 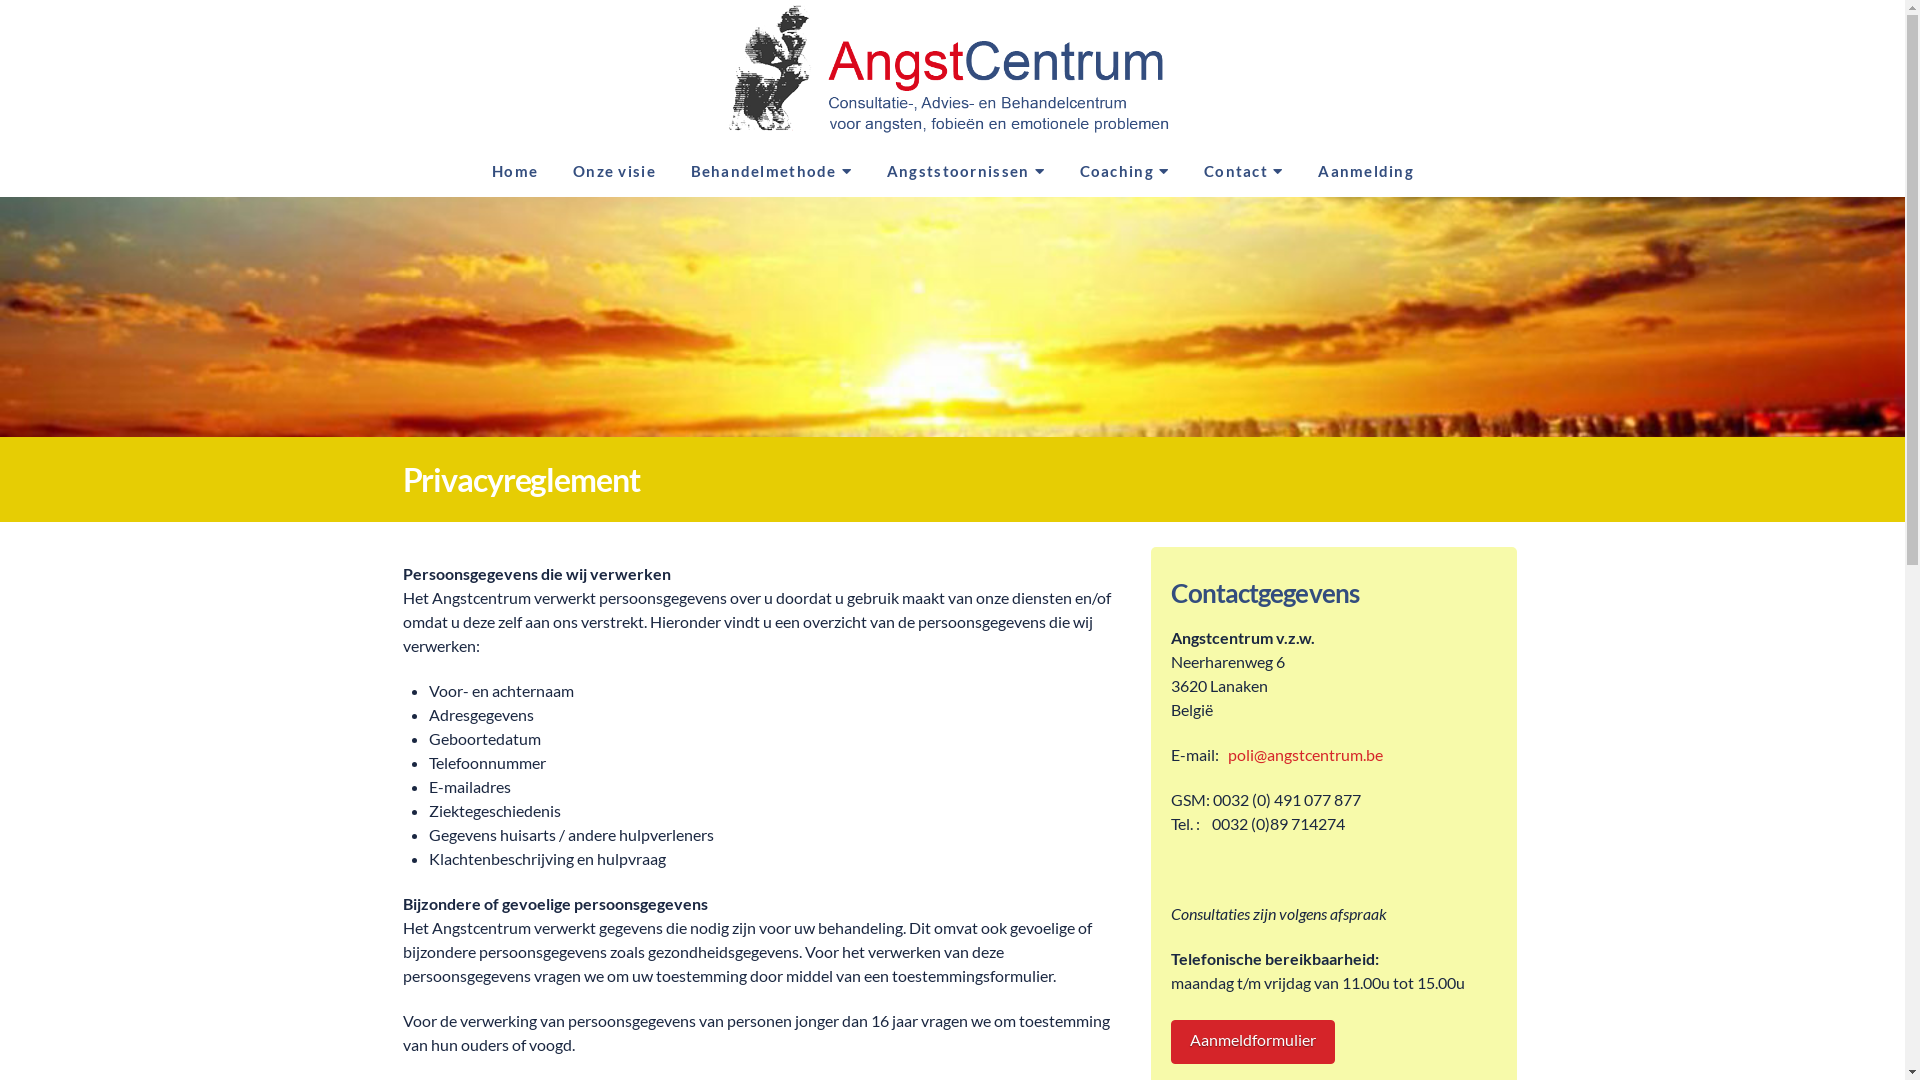 What do you see at coordinates (1363, 173) in the screenshot?
I see `'Aanmelding'` at bounding box center [1363, 173].